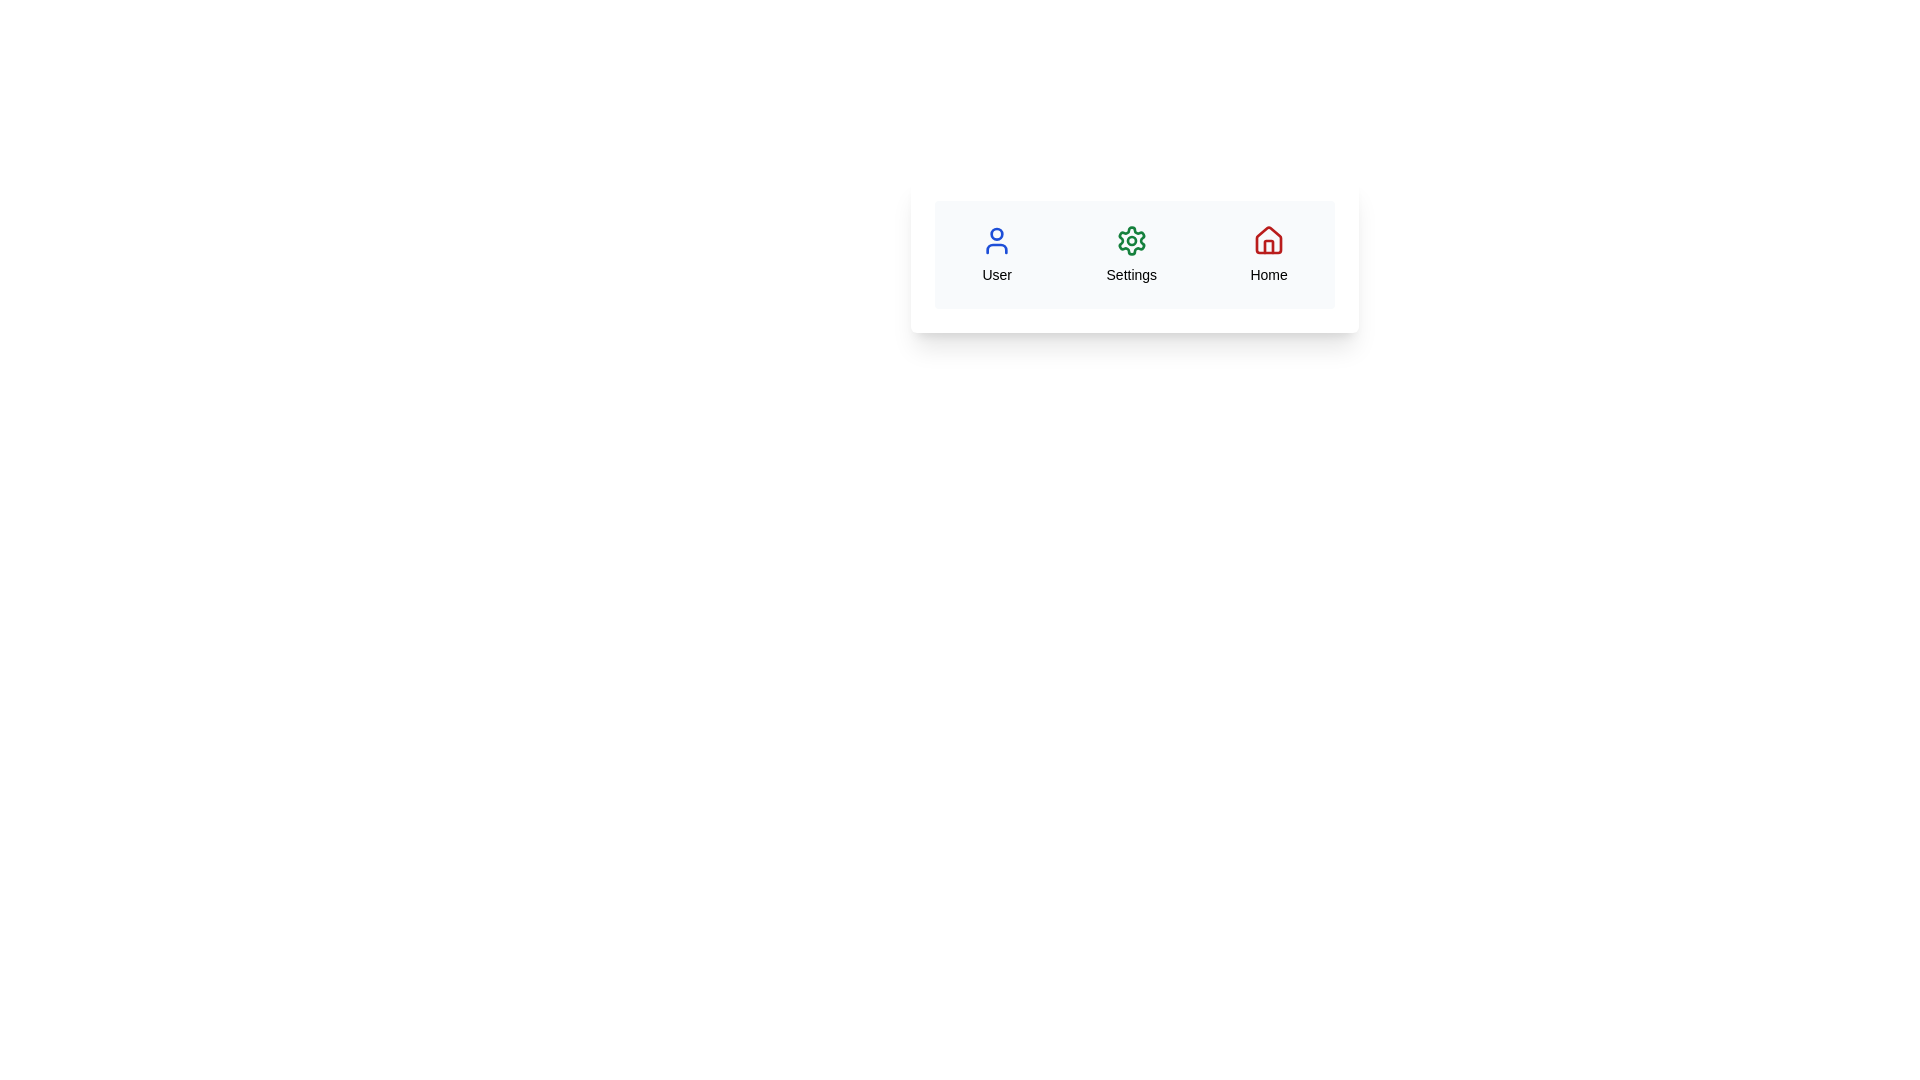  Describe the element at coordinates (997, 253) in the screenshot. I see `the button located at the leftmost position of a horizontal group, which navigates to the User section of the application` at that location.